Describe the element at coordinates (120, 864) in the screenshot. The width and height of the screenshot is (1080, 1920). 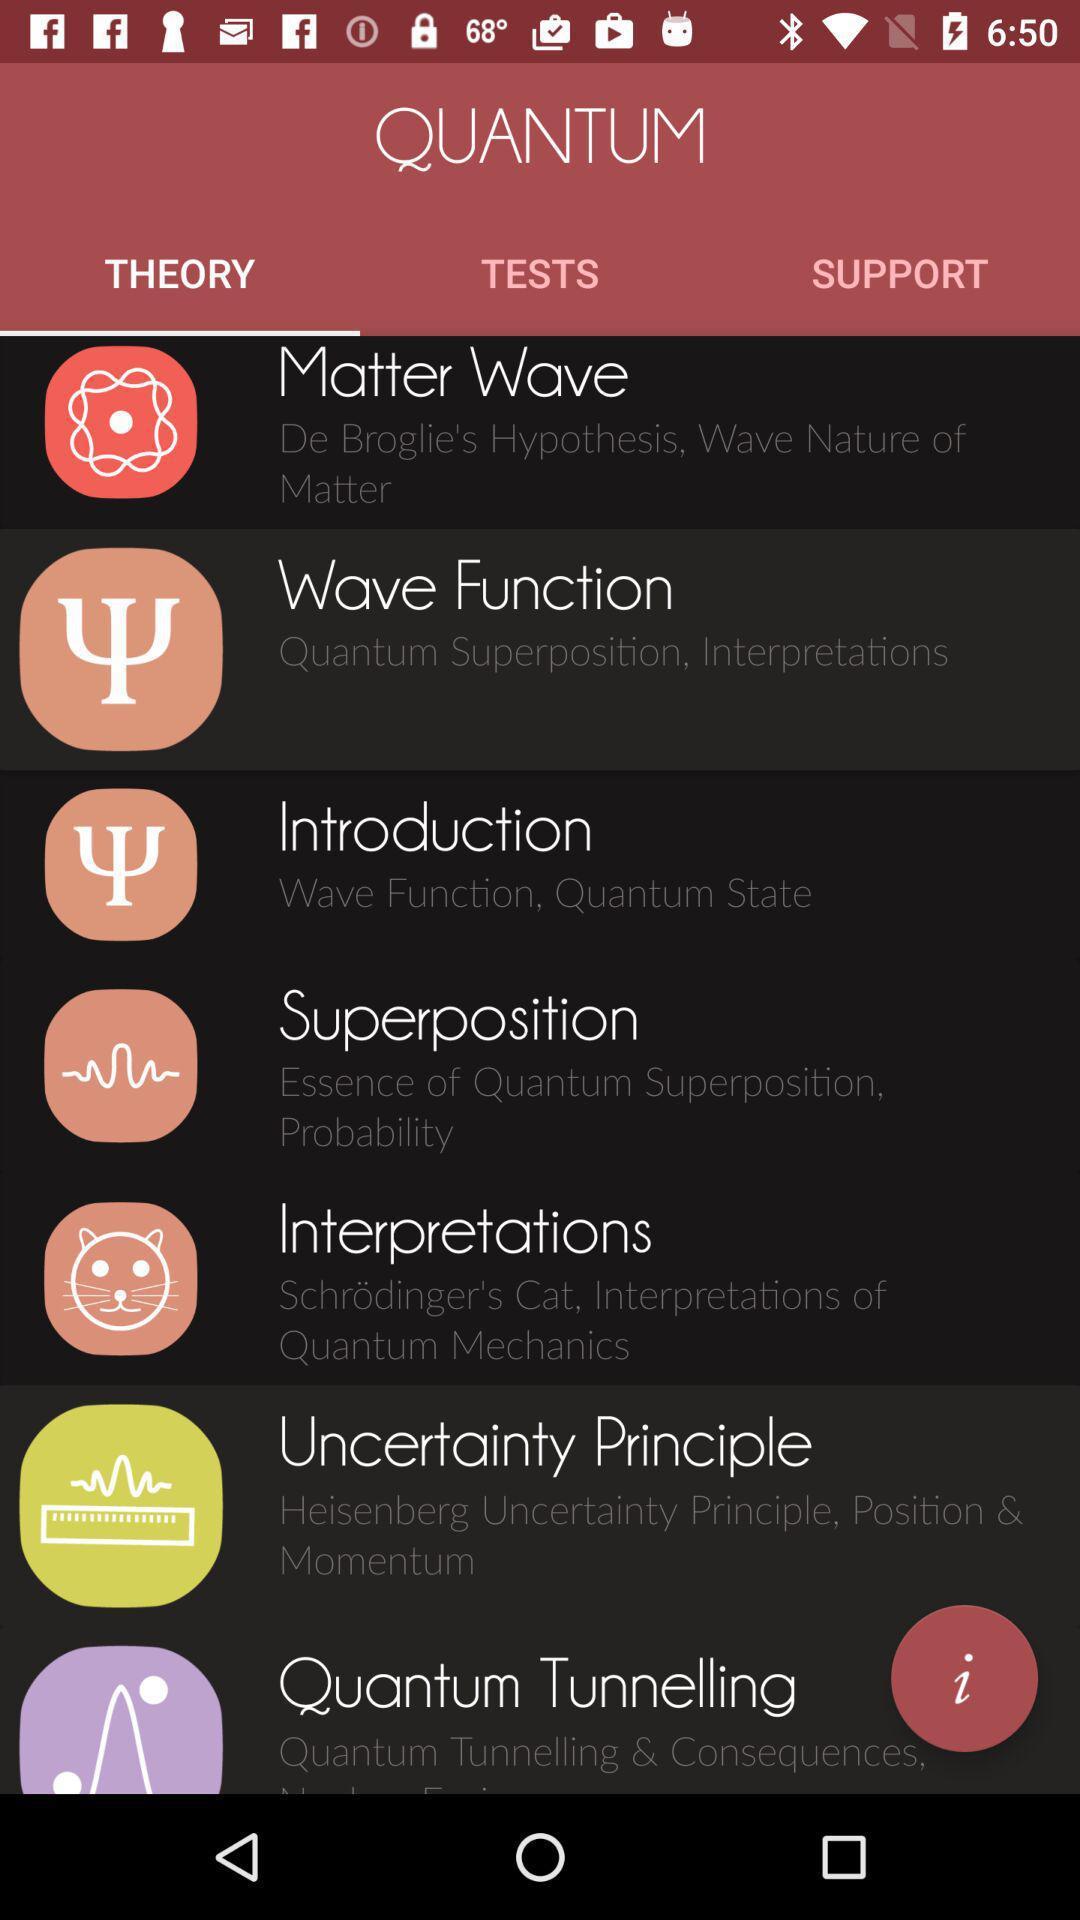
I see `button` at that location.